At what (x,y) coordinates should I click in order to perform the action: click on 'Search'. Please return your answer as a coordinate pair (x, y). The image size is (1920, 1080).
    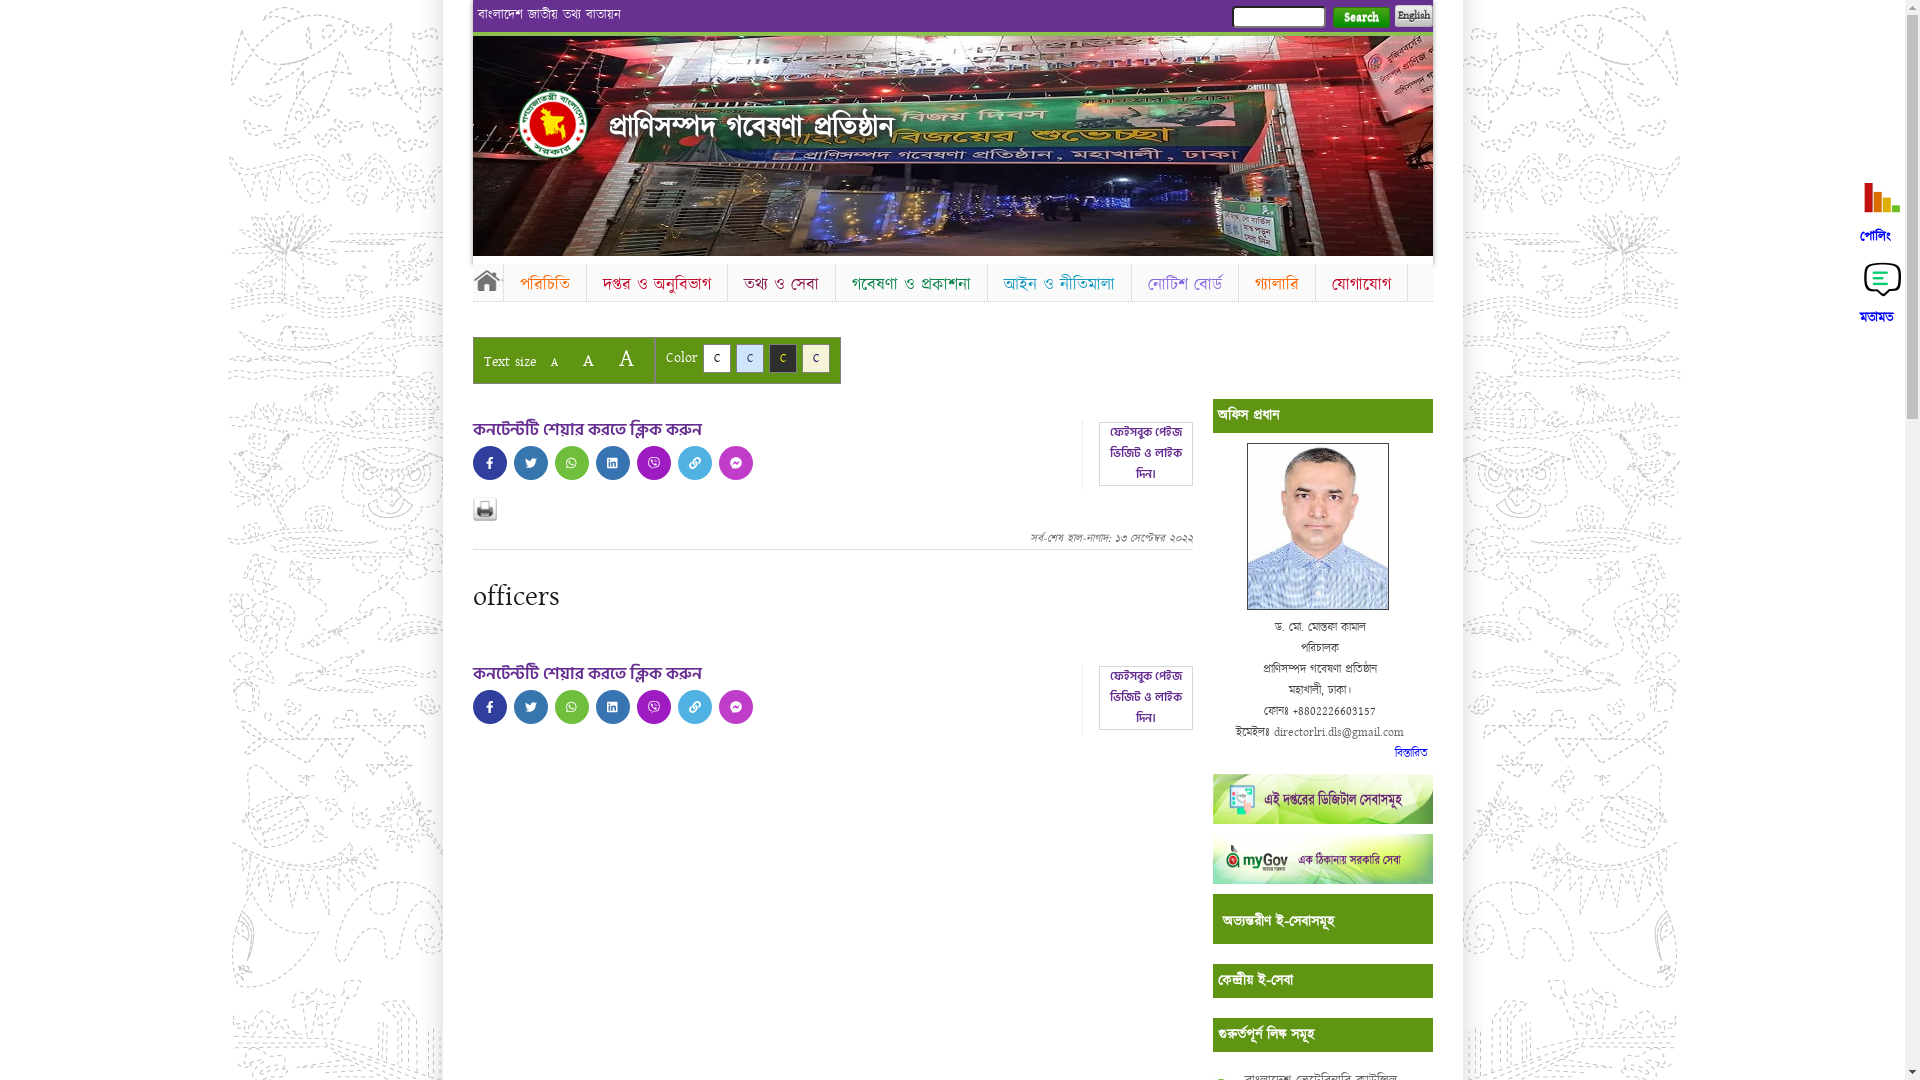
    Looking at the image, I should click on (1360, 17).